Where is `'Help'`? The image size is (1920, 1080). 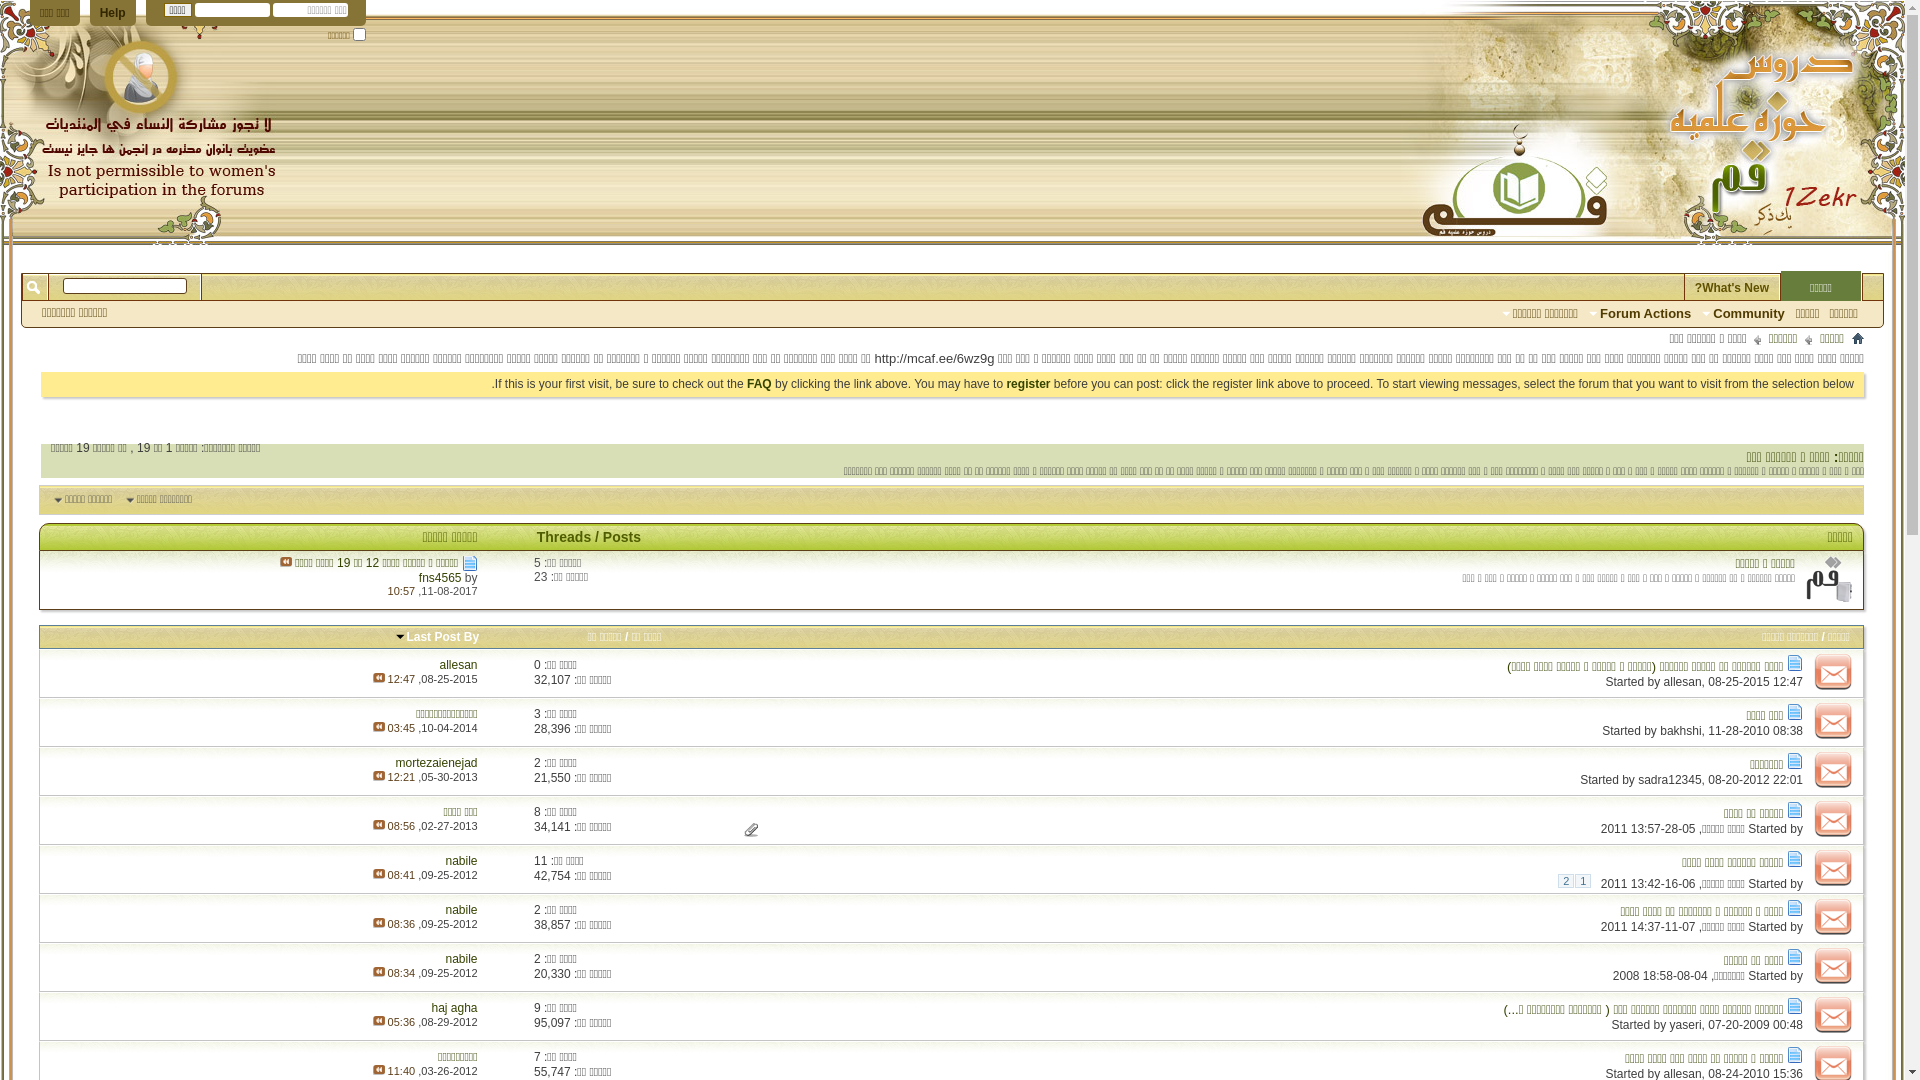 'Help' is located at coordinates (112, 12).